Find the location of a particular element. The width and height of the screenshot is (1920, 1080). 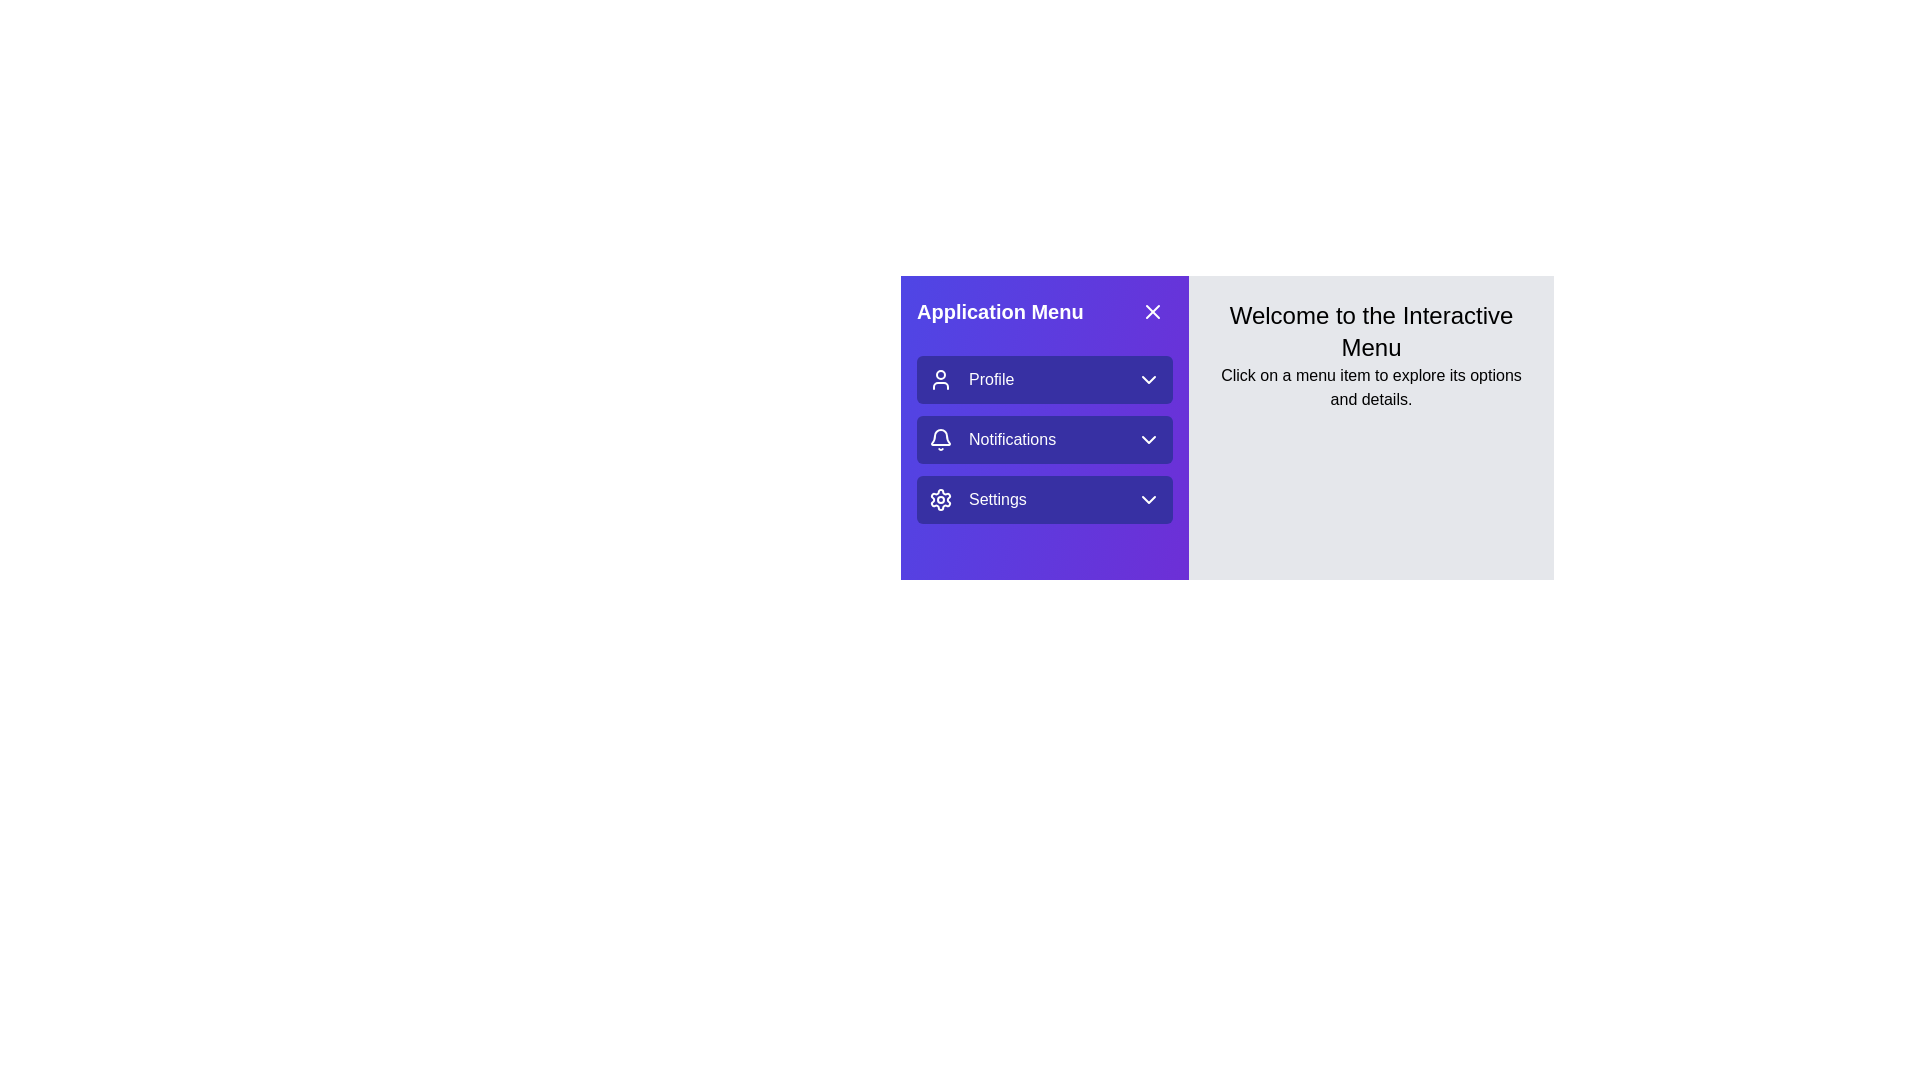

the downward arrow icon located at the far-right end of the 'Notifications' button is located at coordinates (1148, 438).